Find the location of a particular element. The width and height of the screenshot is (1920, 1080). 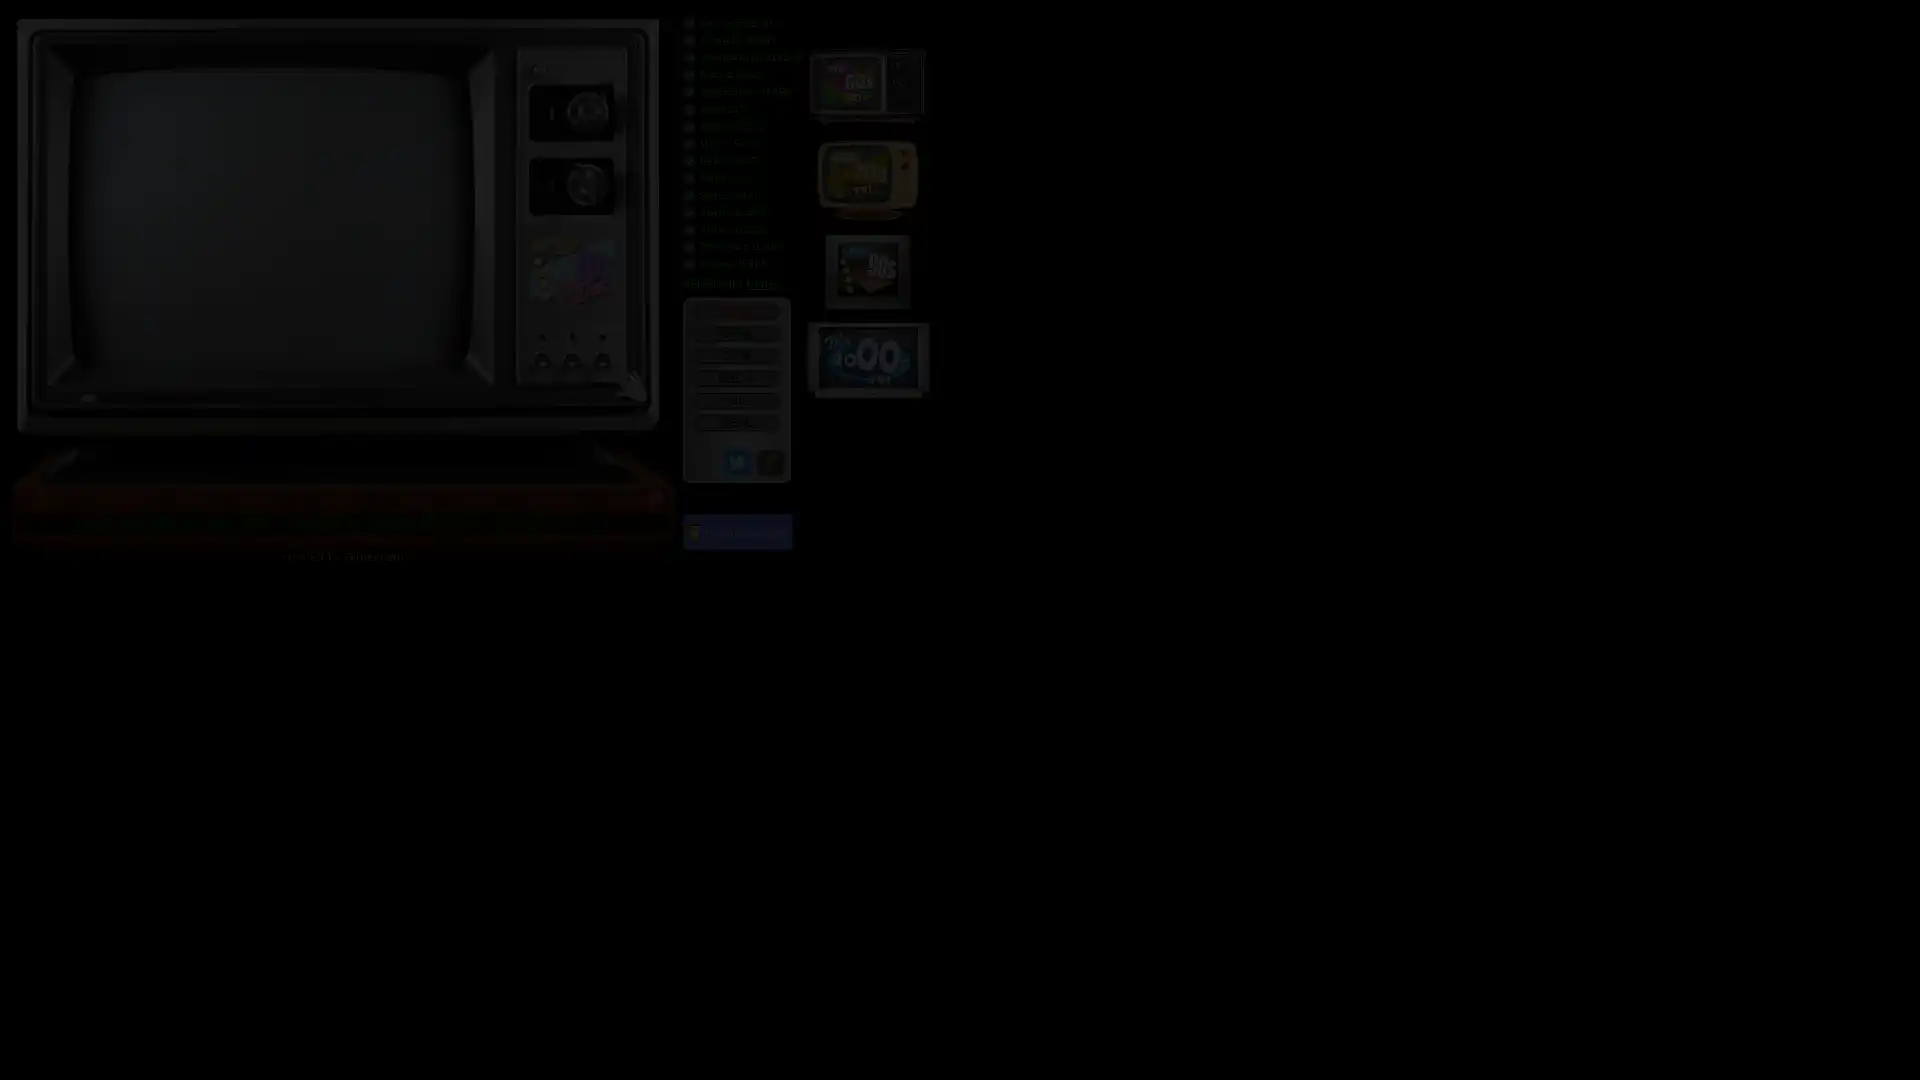

MENU is located at coordinates (734, 421).